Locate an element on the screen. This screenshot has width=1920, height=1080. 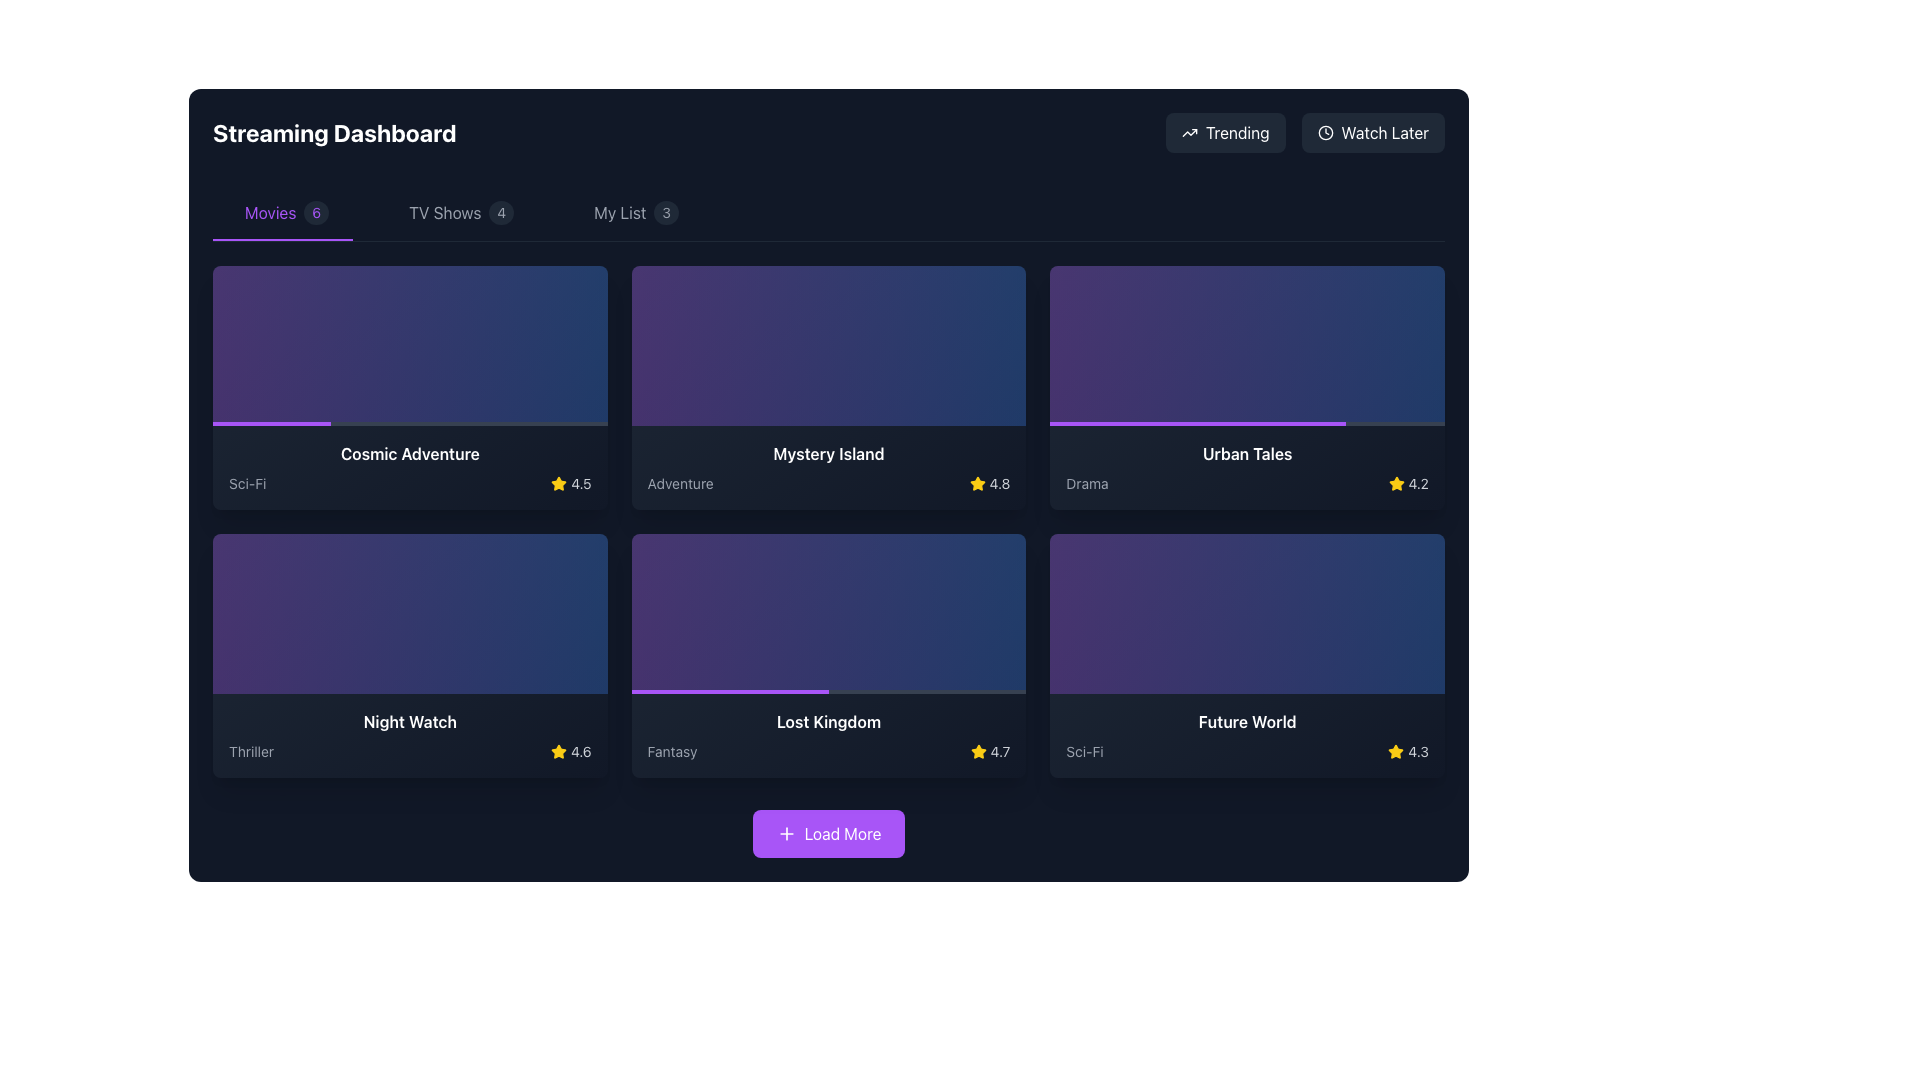
the decorative area with a gradient background located at the top of the 'Urban Tales' card in the rightmost column of the first row is located at coordinates (1246, 345).